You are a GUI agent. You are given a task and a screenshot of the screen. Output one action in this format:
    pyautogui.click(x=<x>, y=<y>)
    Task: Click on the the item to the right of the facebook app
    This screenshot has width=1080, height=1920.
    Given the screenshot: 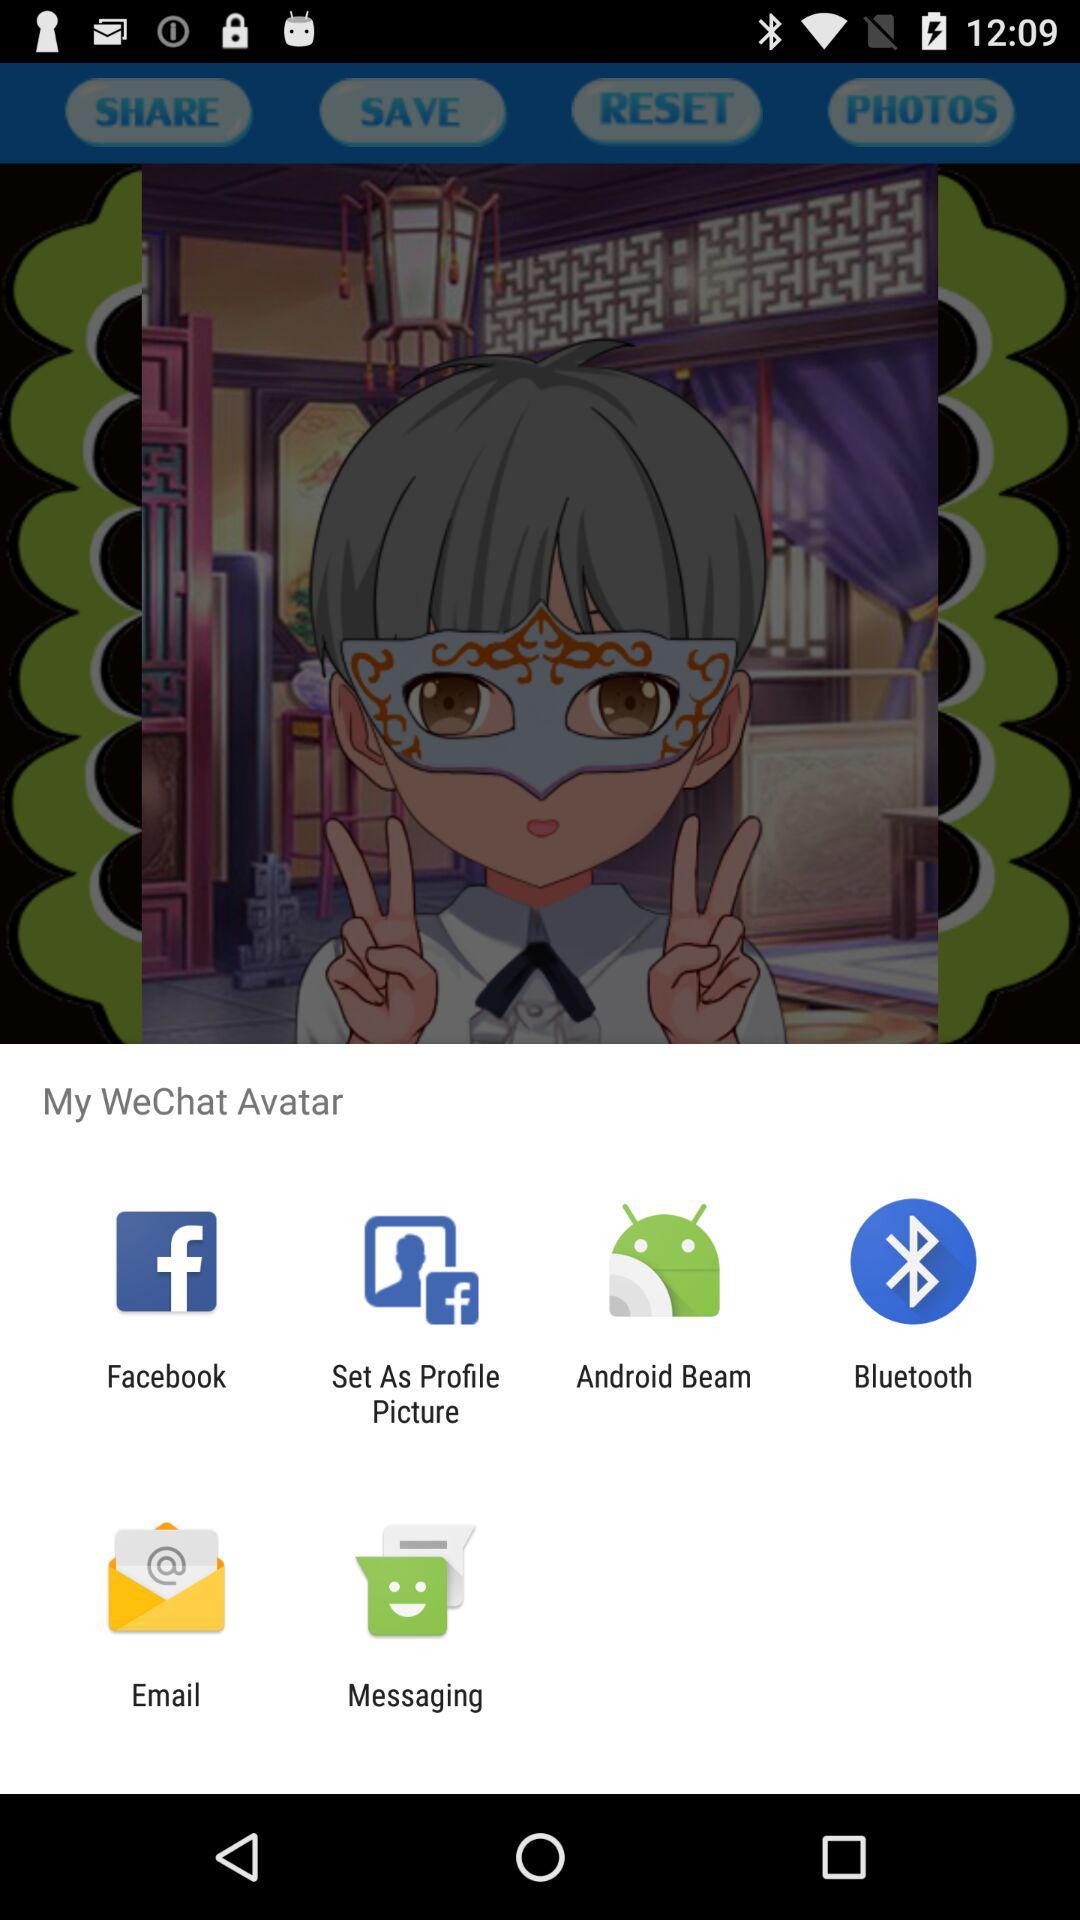 What is the action you would take?
    pyautogui.click(x=414, y=1392)
    